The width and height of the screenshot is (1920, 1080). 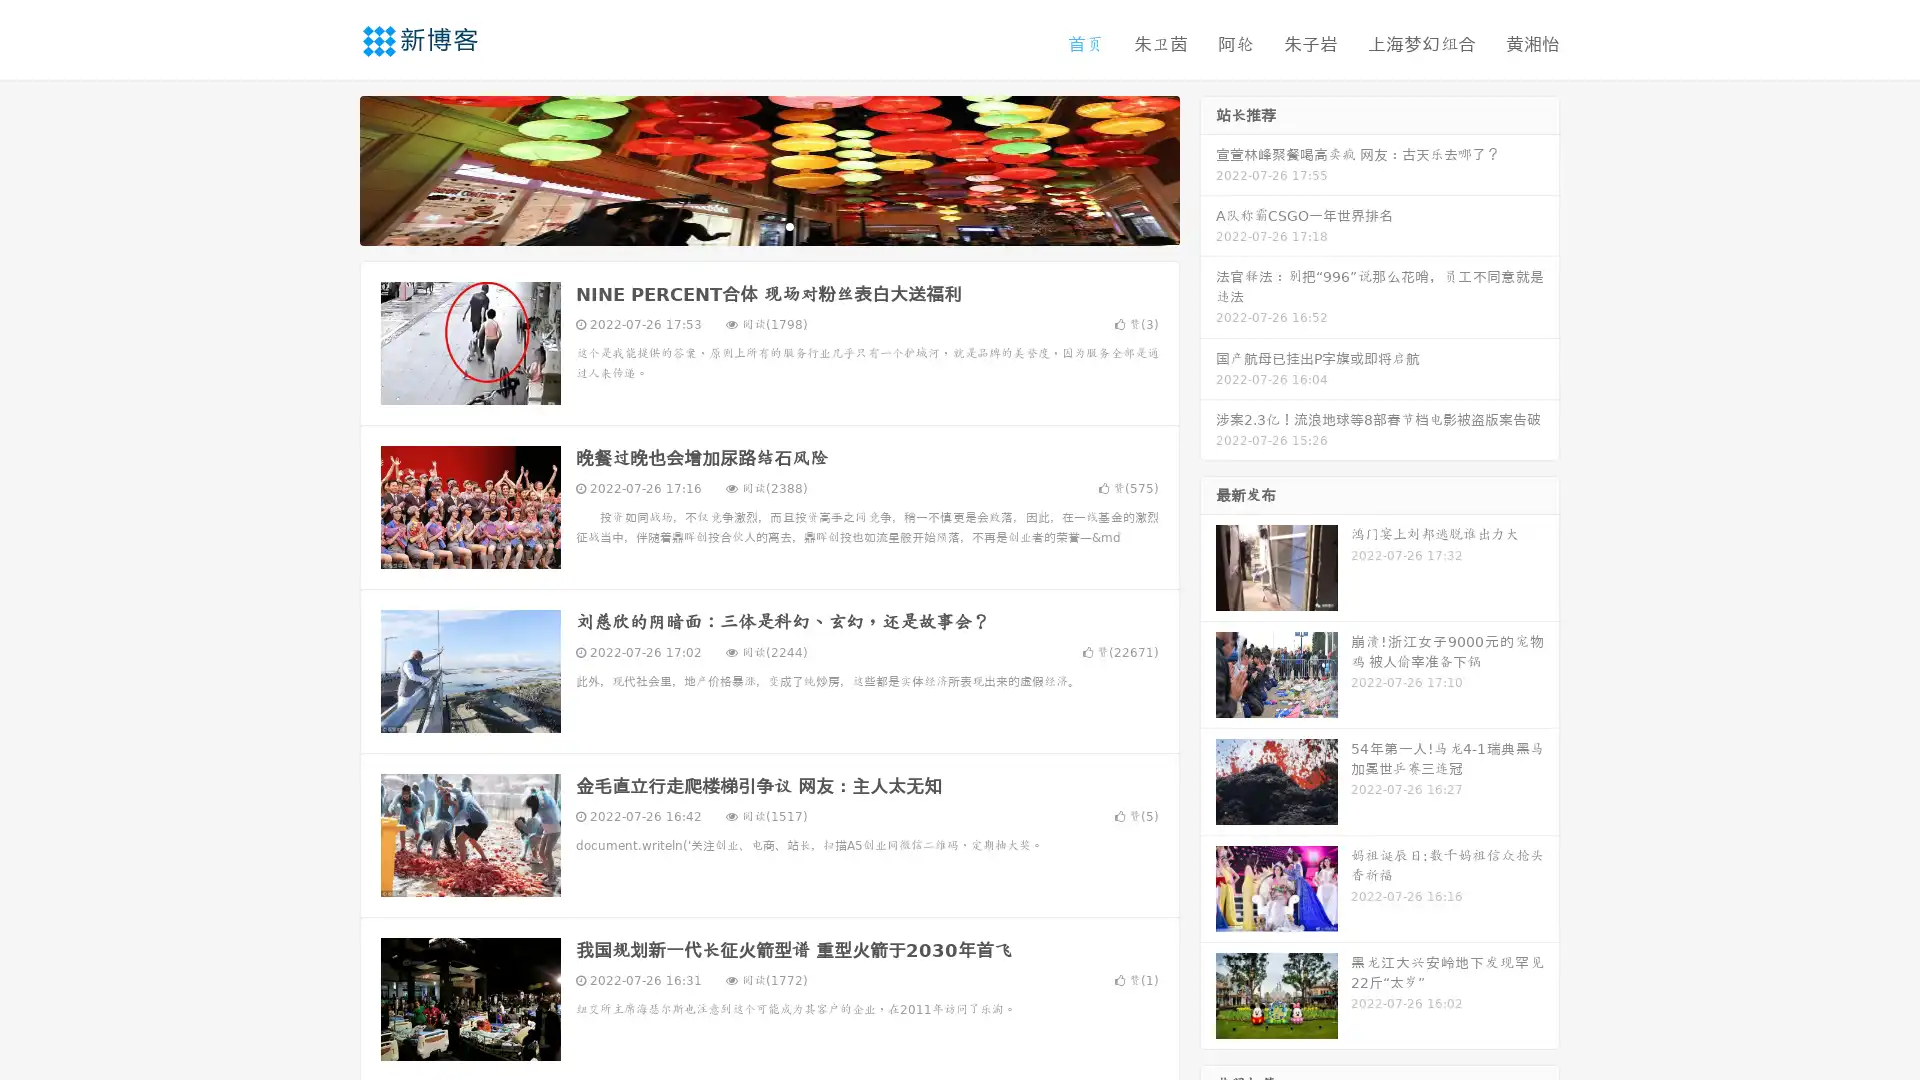 I want to click on Next slide, so click(x=1208, y=168).